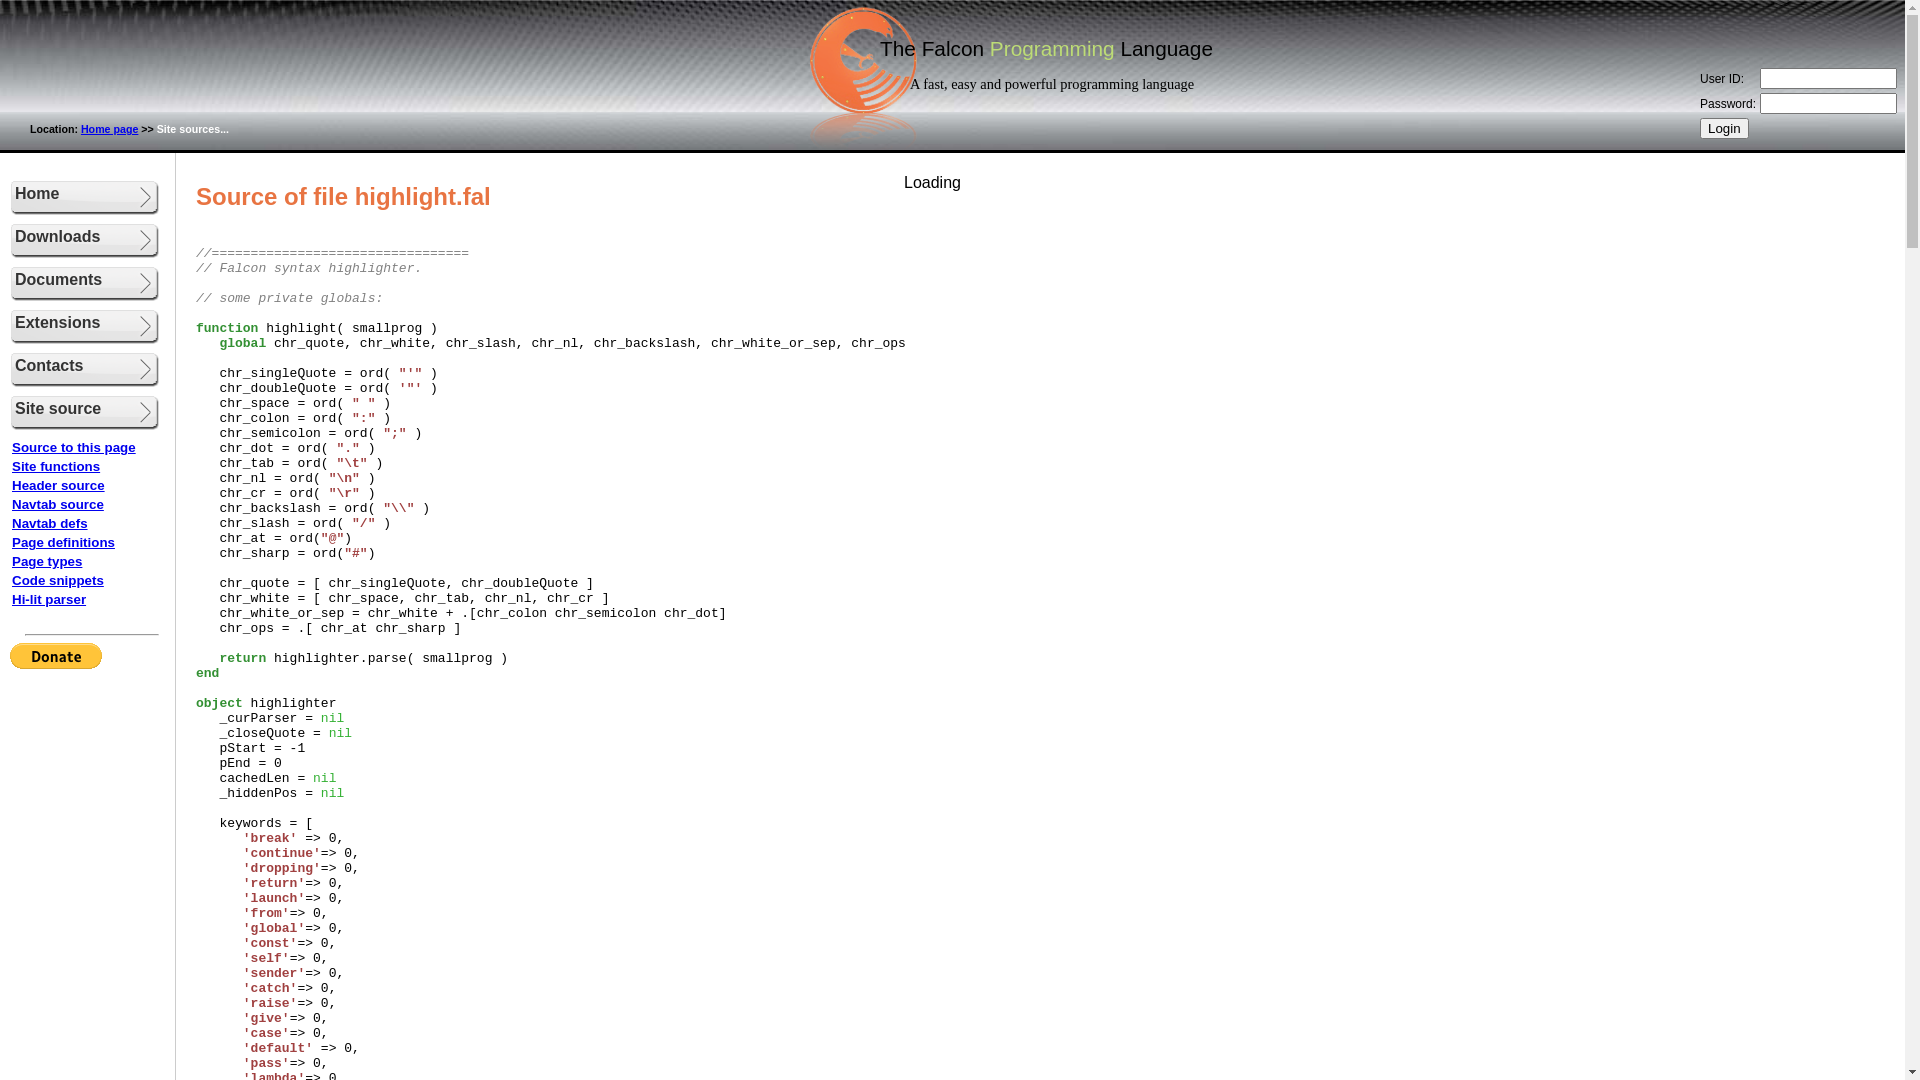 This screenshot has width=1920, height=1080. What do you see at coordinates (108, 128) in the screenshot?
I see `'Home page'` at bounding box center [108, 128].